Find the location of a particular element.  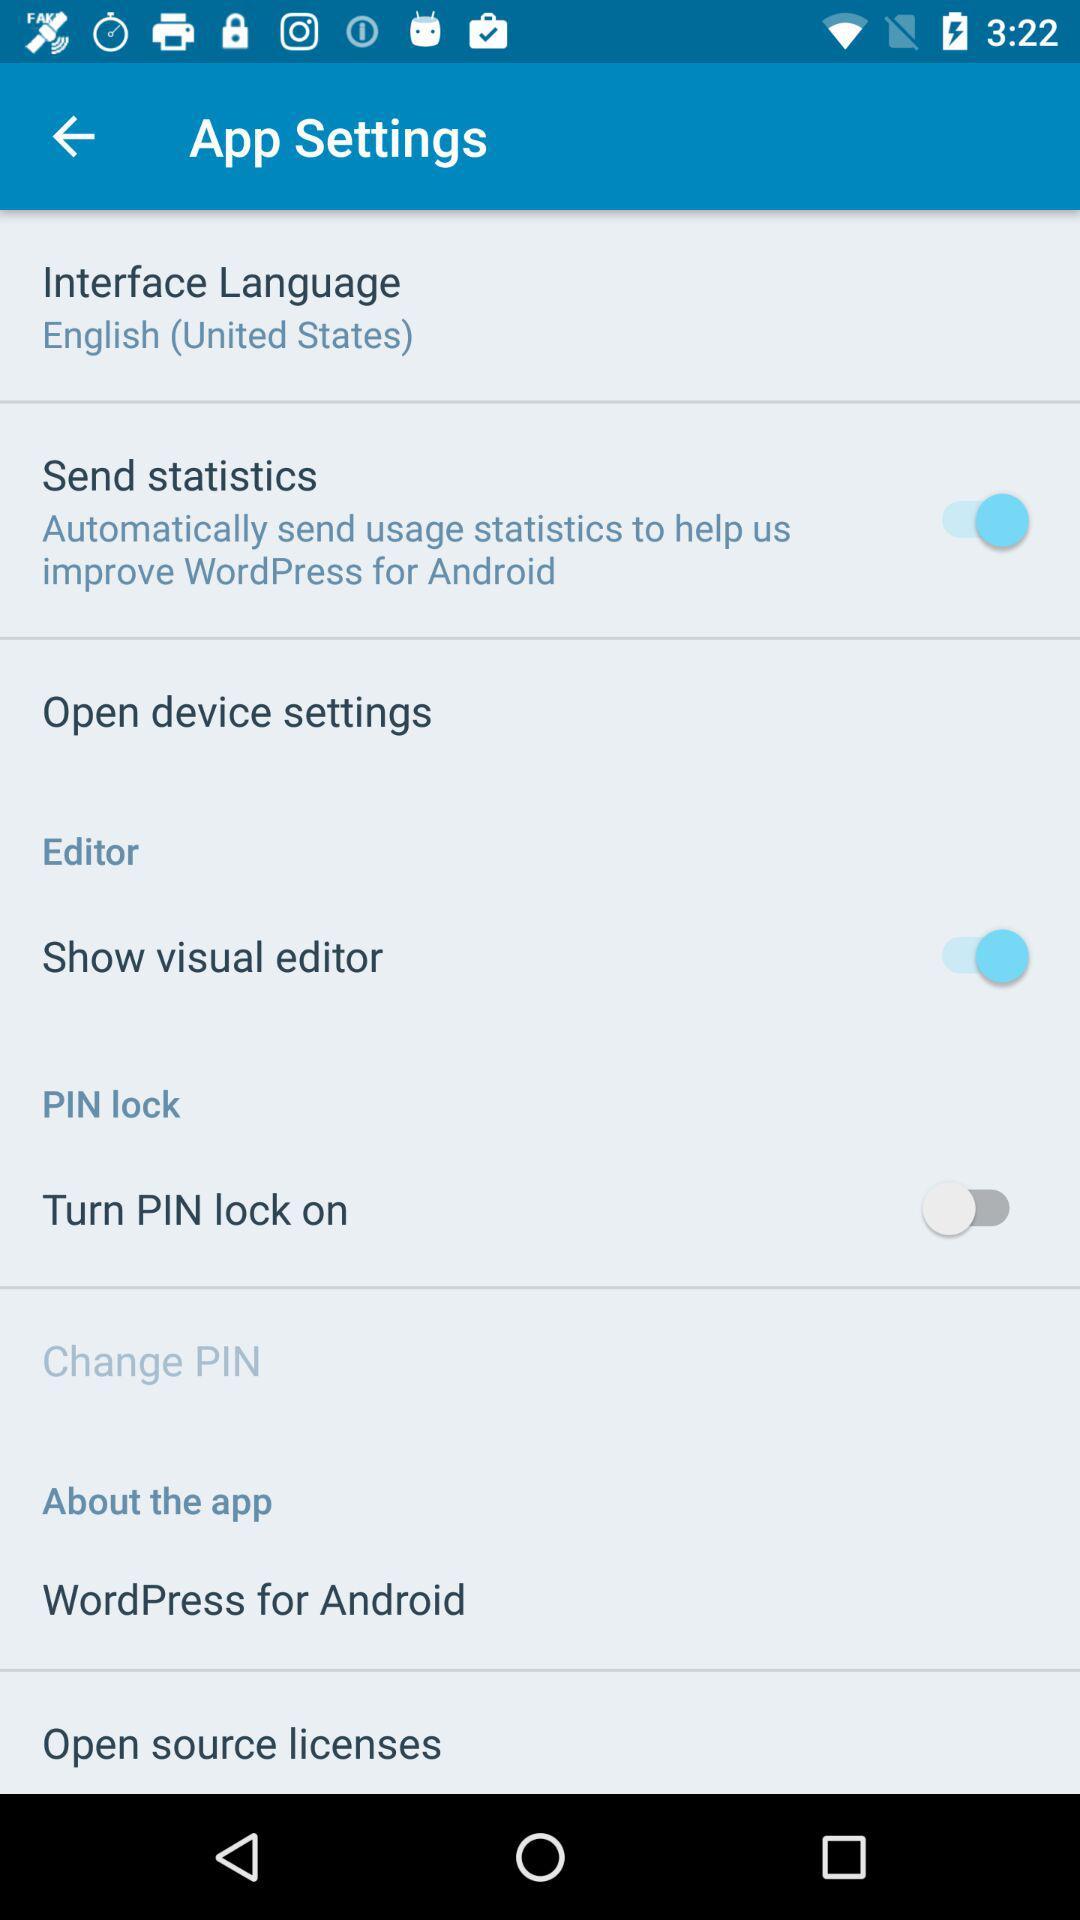

the icon to the left of the app settings icon is located at coordinates (72, 135).